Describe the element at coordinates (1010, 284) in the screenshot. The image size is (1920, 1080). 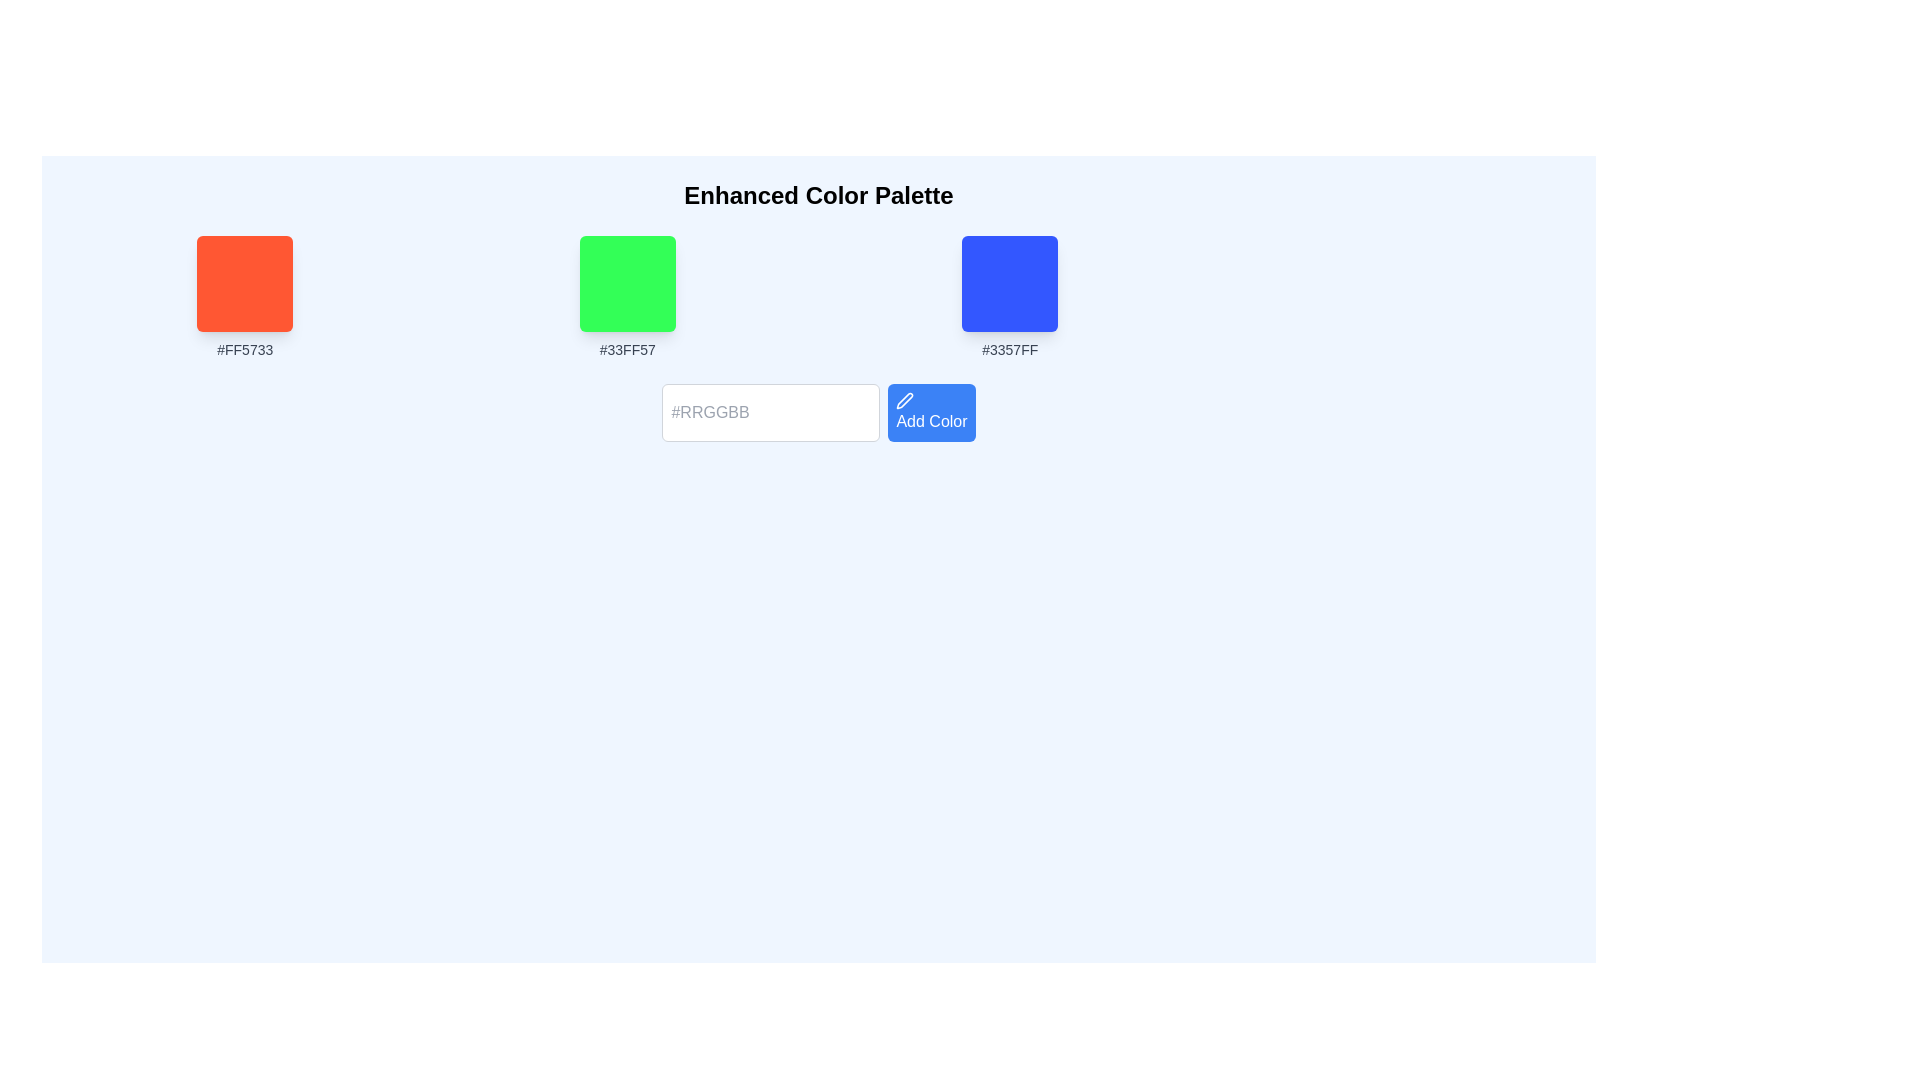
I see `the rightmost blue square in a horizontal row of three color squares in the color palette interface, labeled '#3357FF'` at that location.